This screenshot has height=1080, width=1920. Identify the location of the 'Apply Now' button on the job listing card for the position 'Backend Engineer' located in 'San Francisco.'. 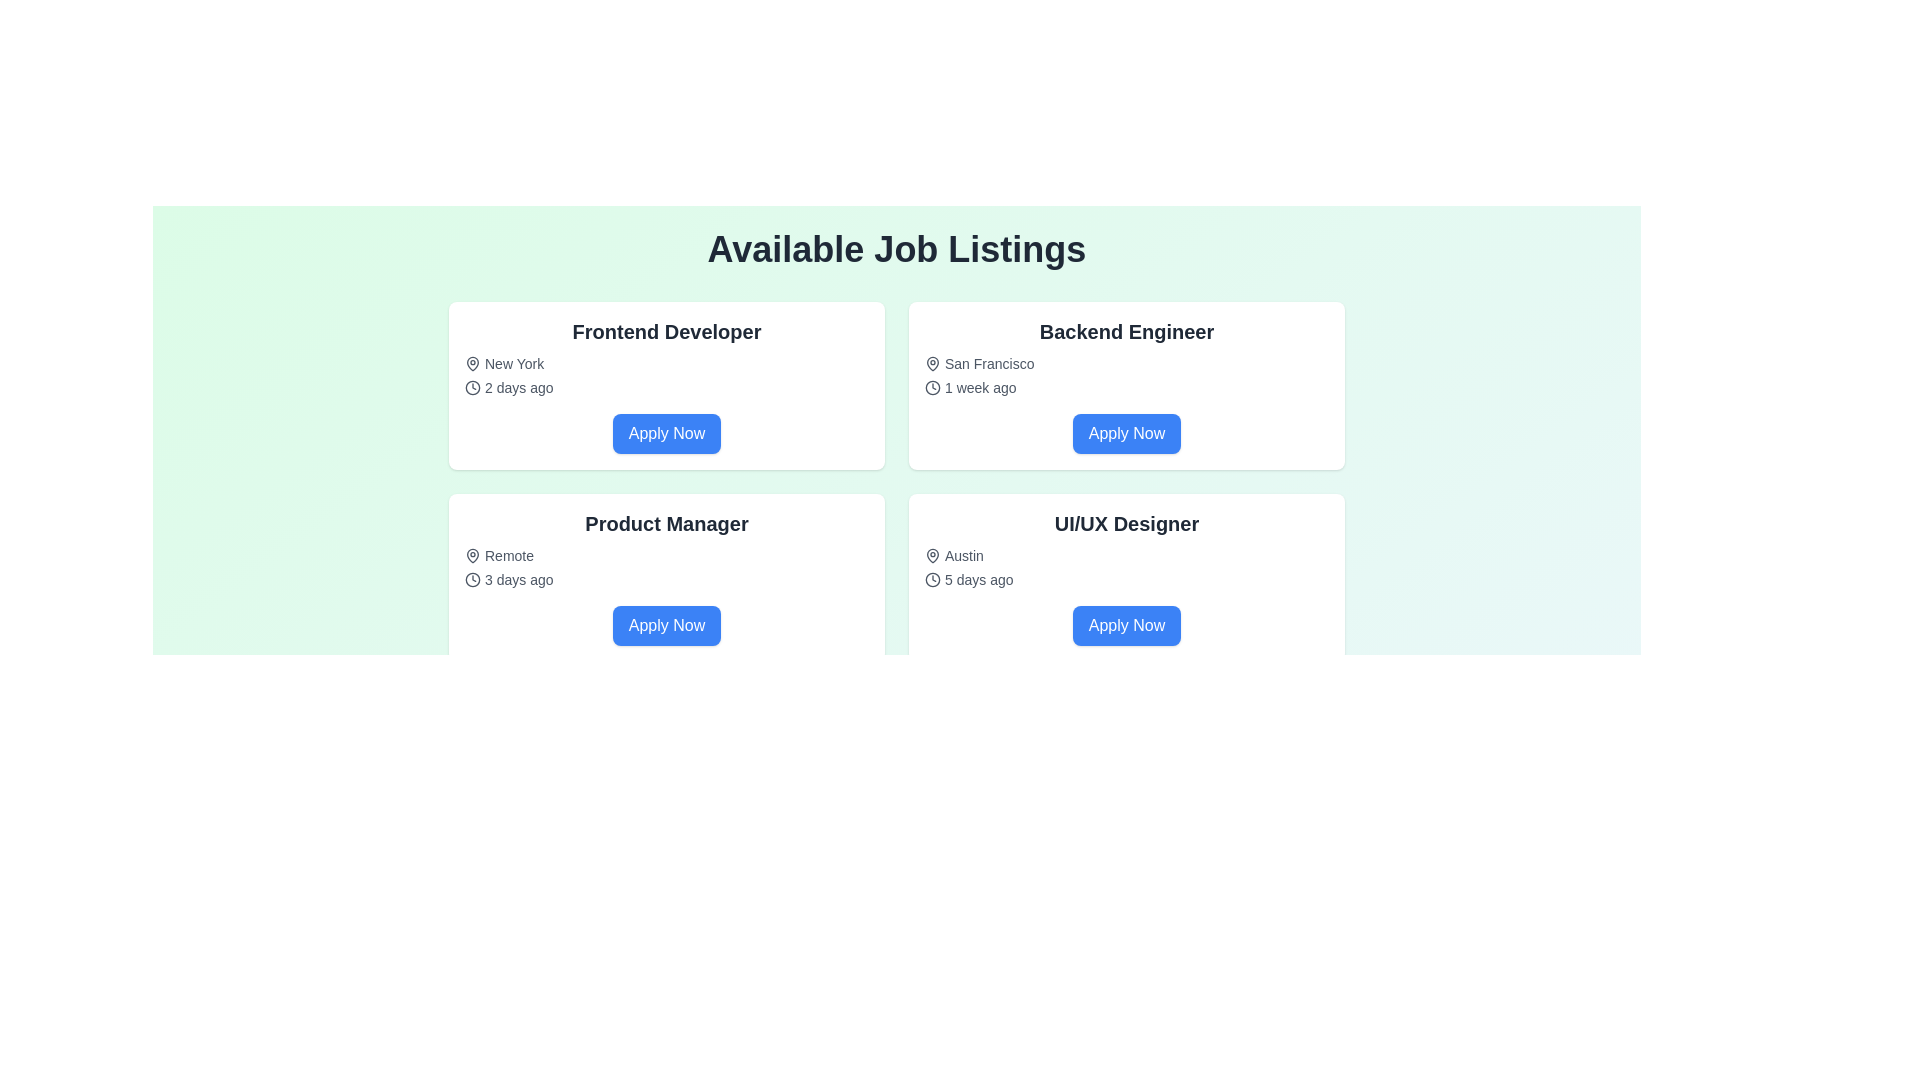
(1127, 385).